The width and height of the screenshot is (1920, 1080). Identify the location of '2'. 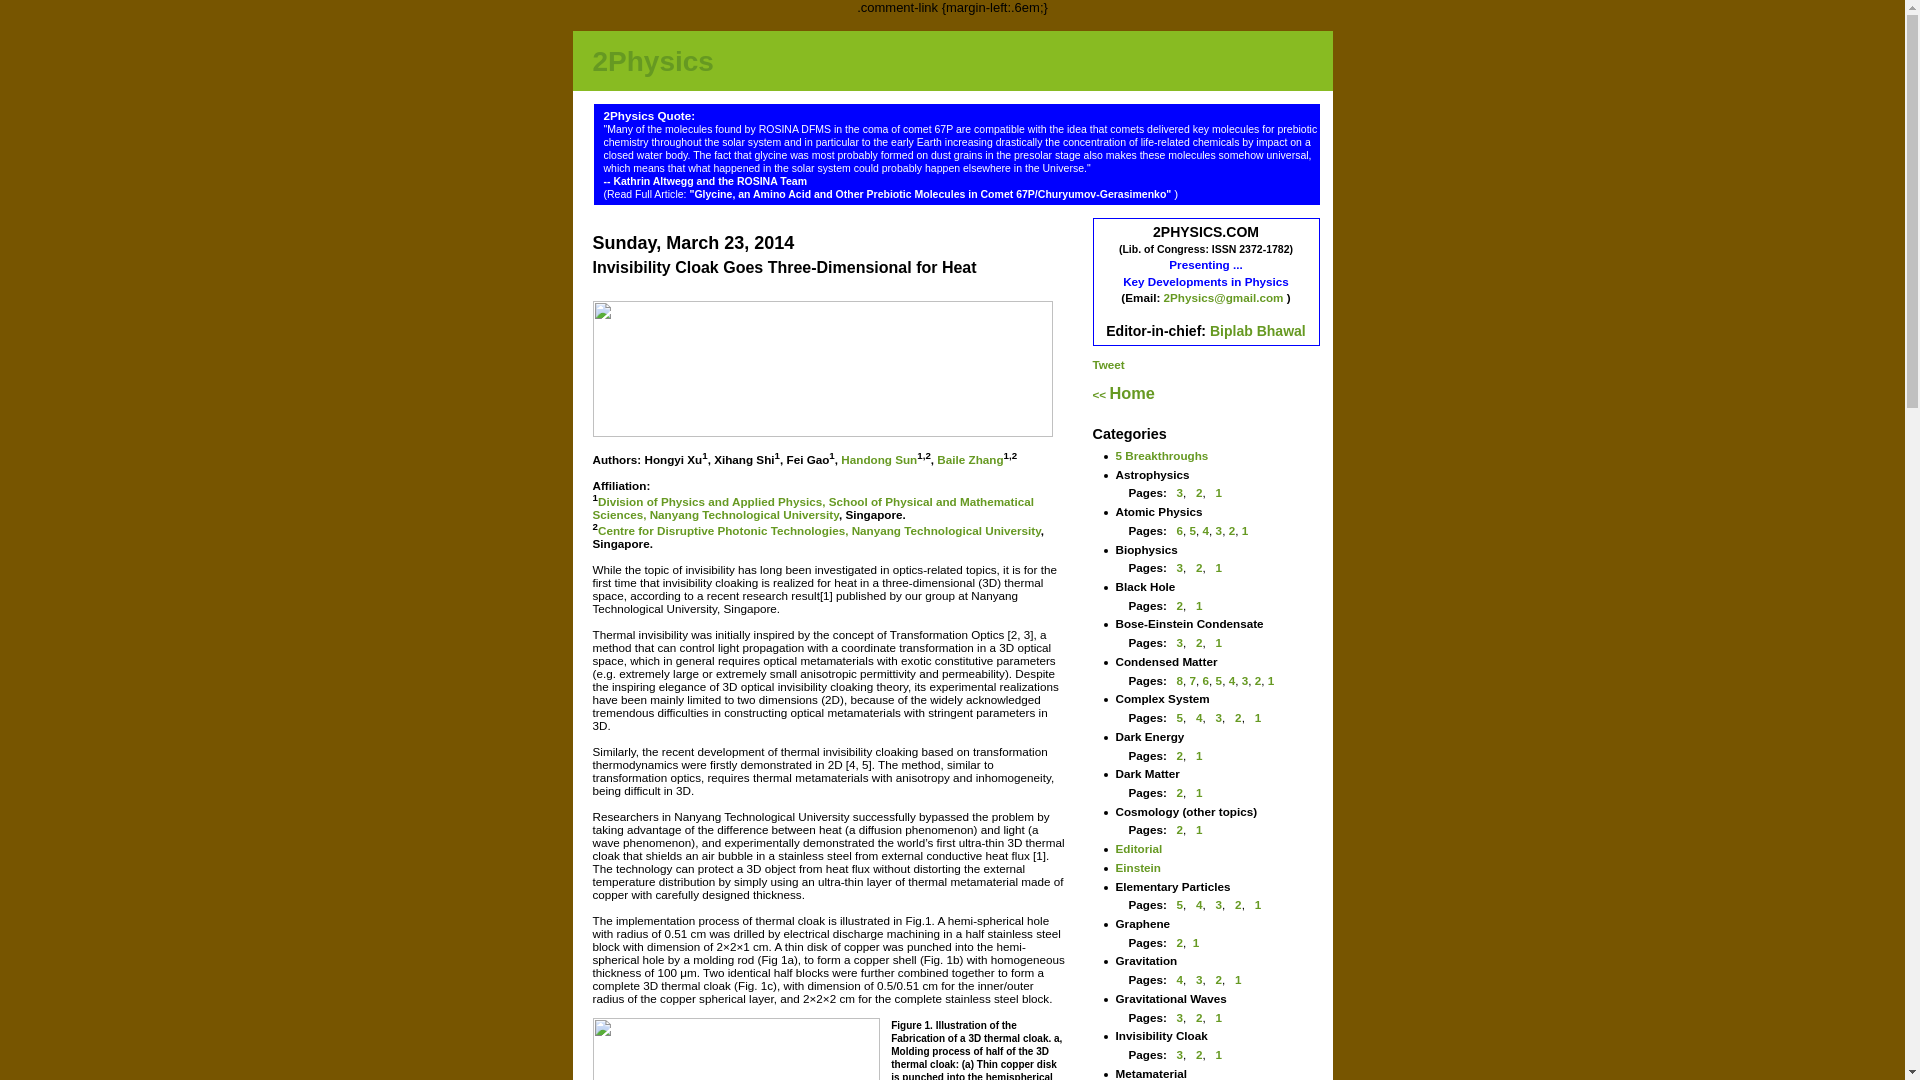
(1176, 754).